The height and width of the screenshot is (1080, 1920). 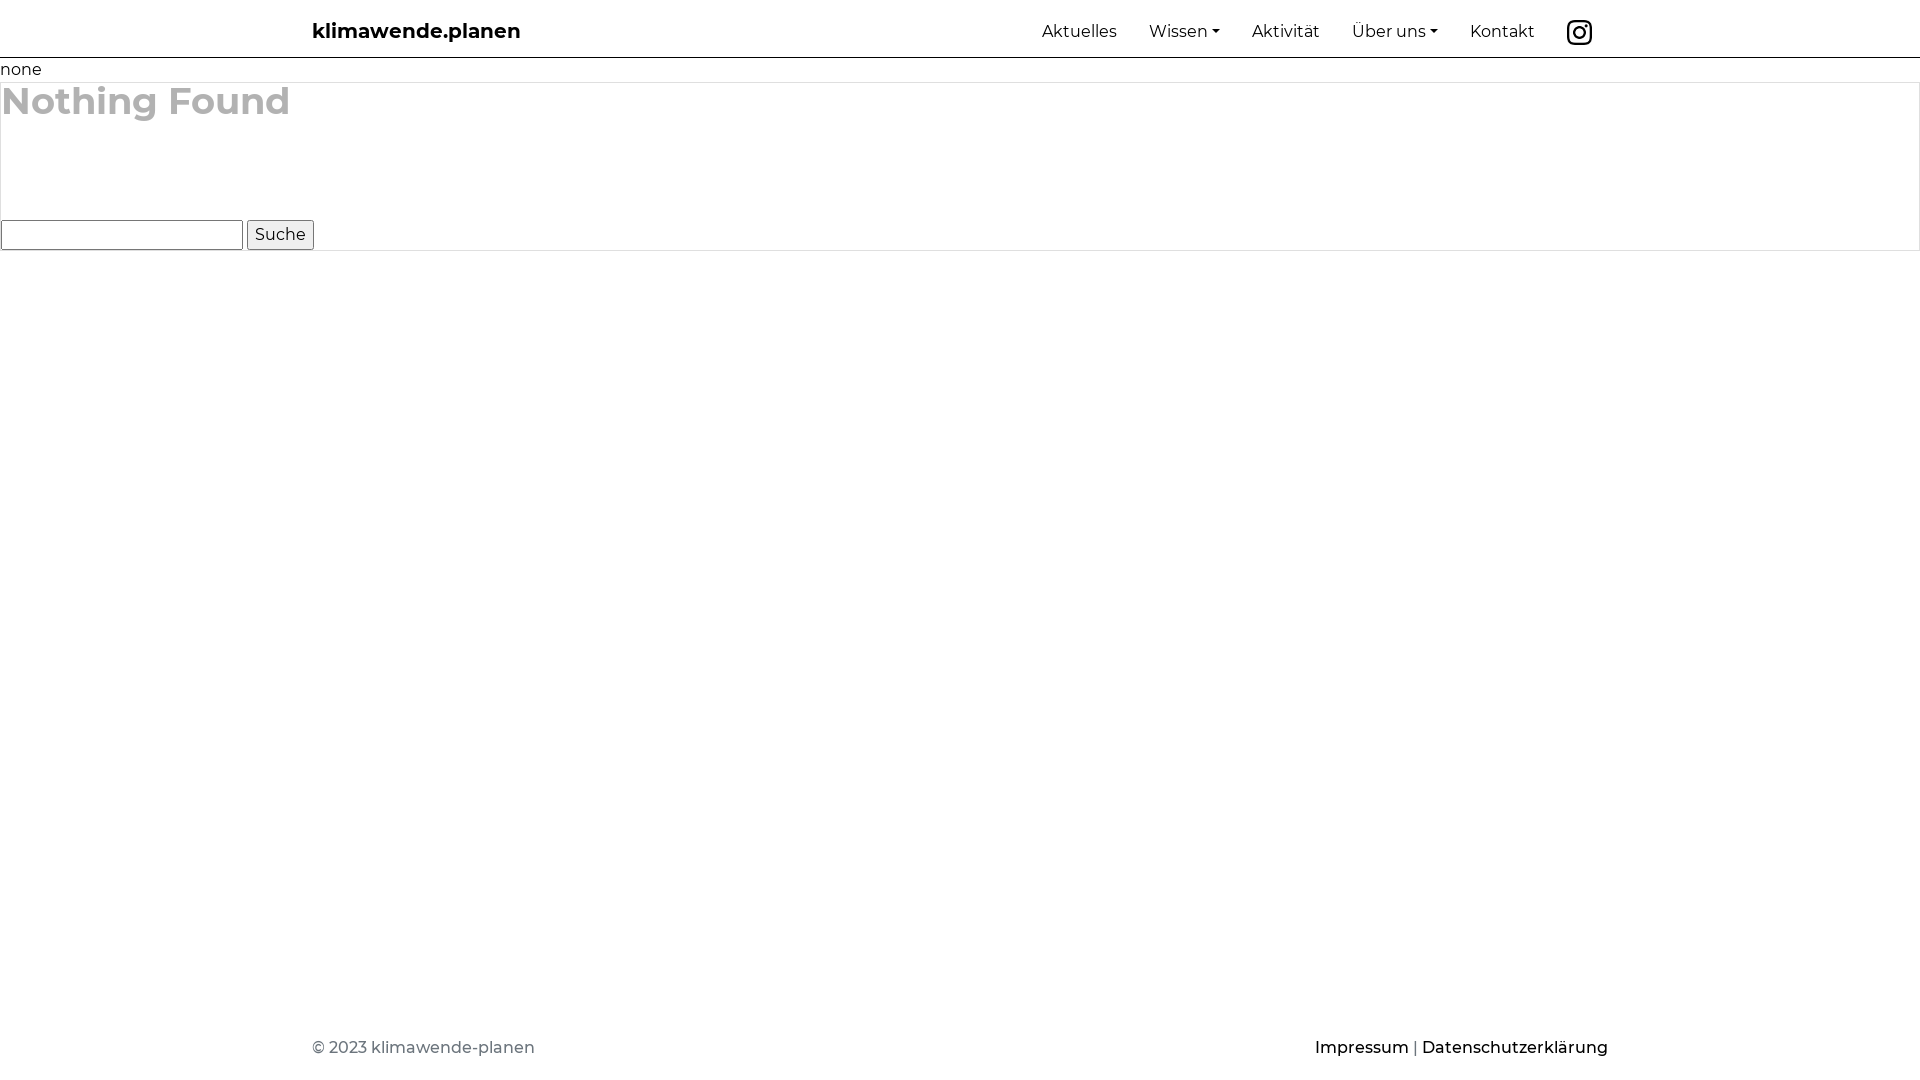 I want to click on 'Aktuelles', so click(x=1078, y=31).